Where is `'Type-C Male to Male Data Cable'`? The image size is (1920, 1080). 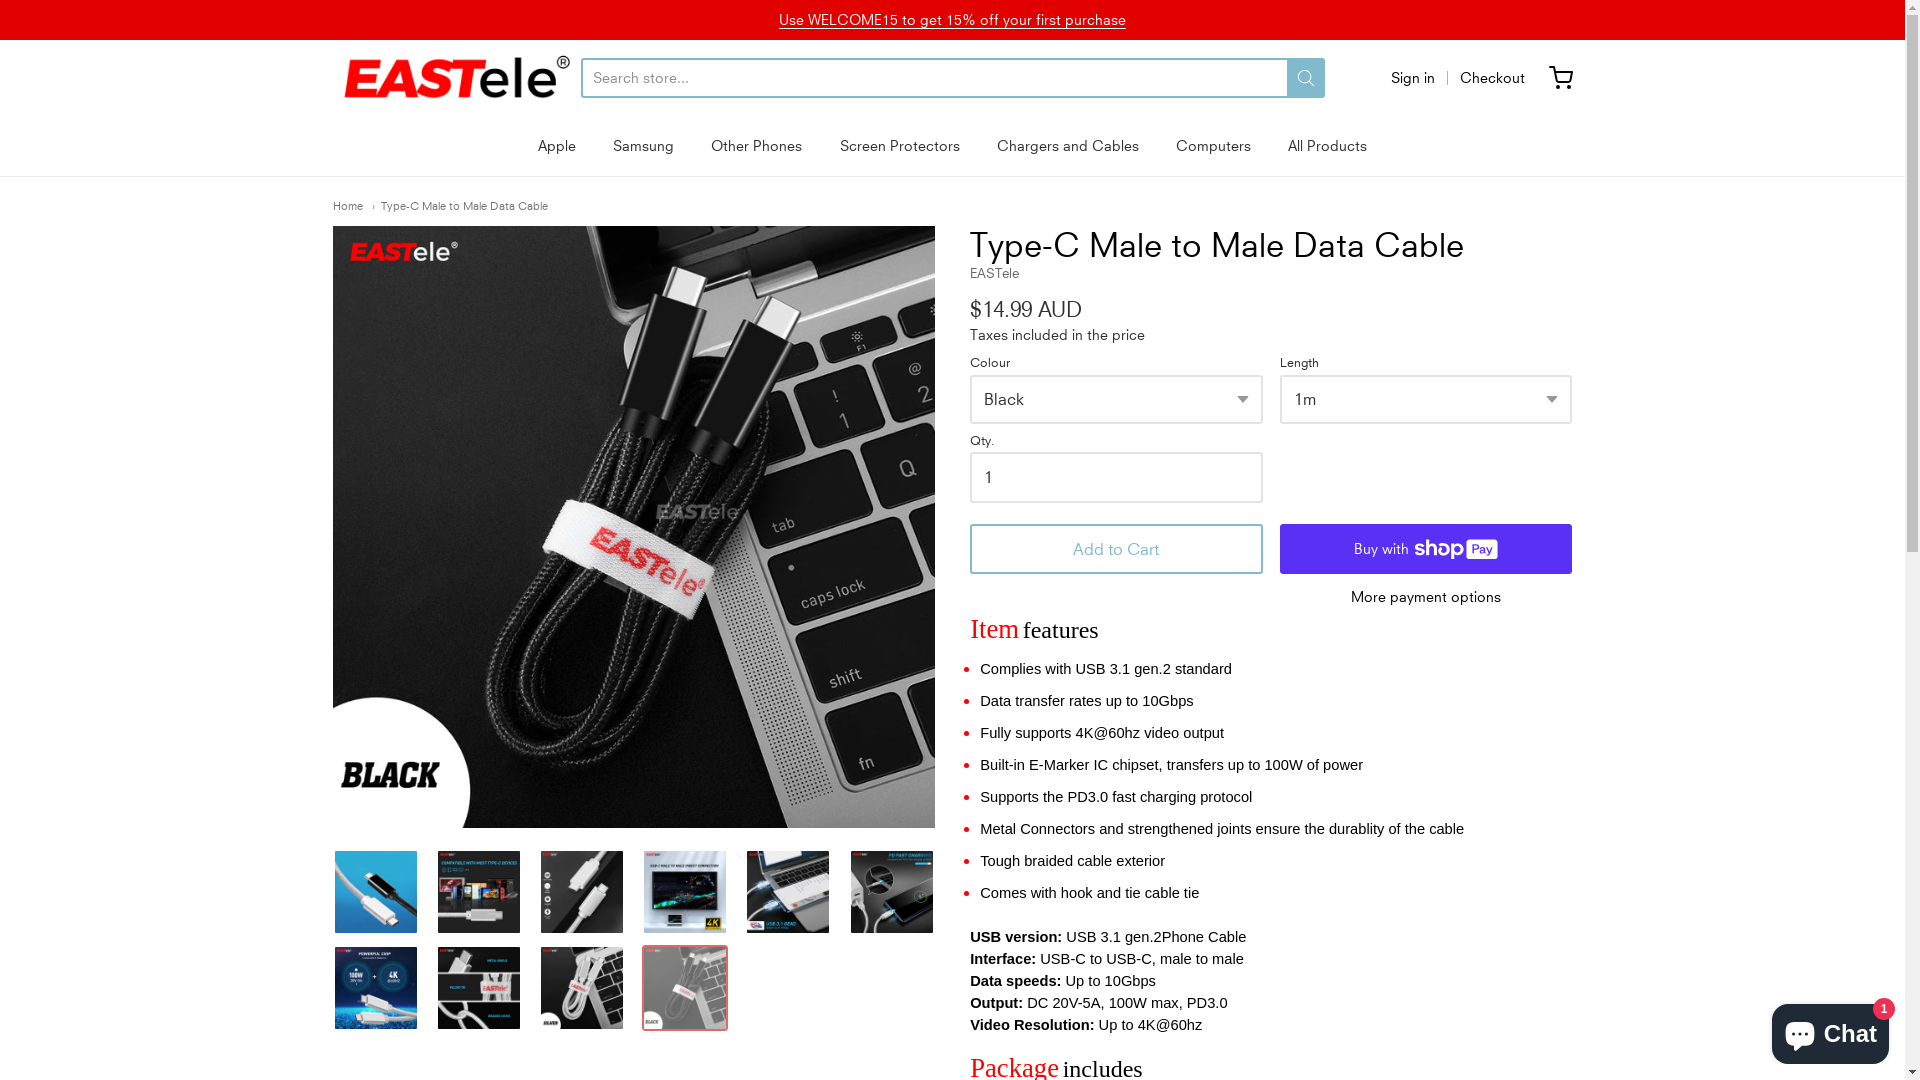
'Type-C Male to Male Data Cable' is located at coordinates (891, 890).